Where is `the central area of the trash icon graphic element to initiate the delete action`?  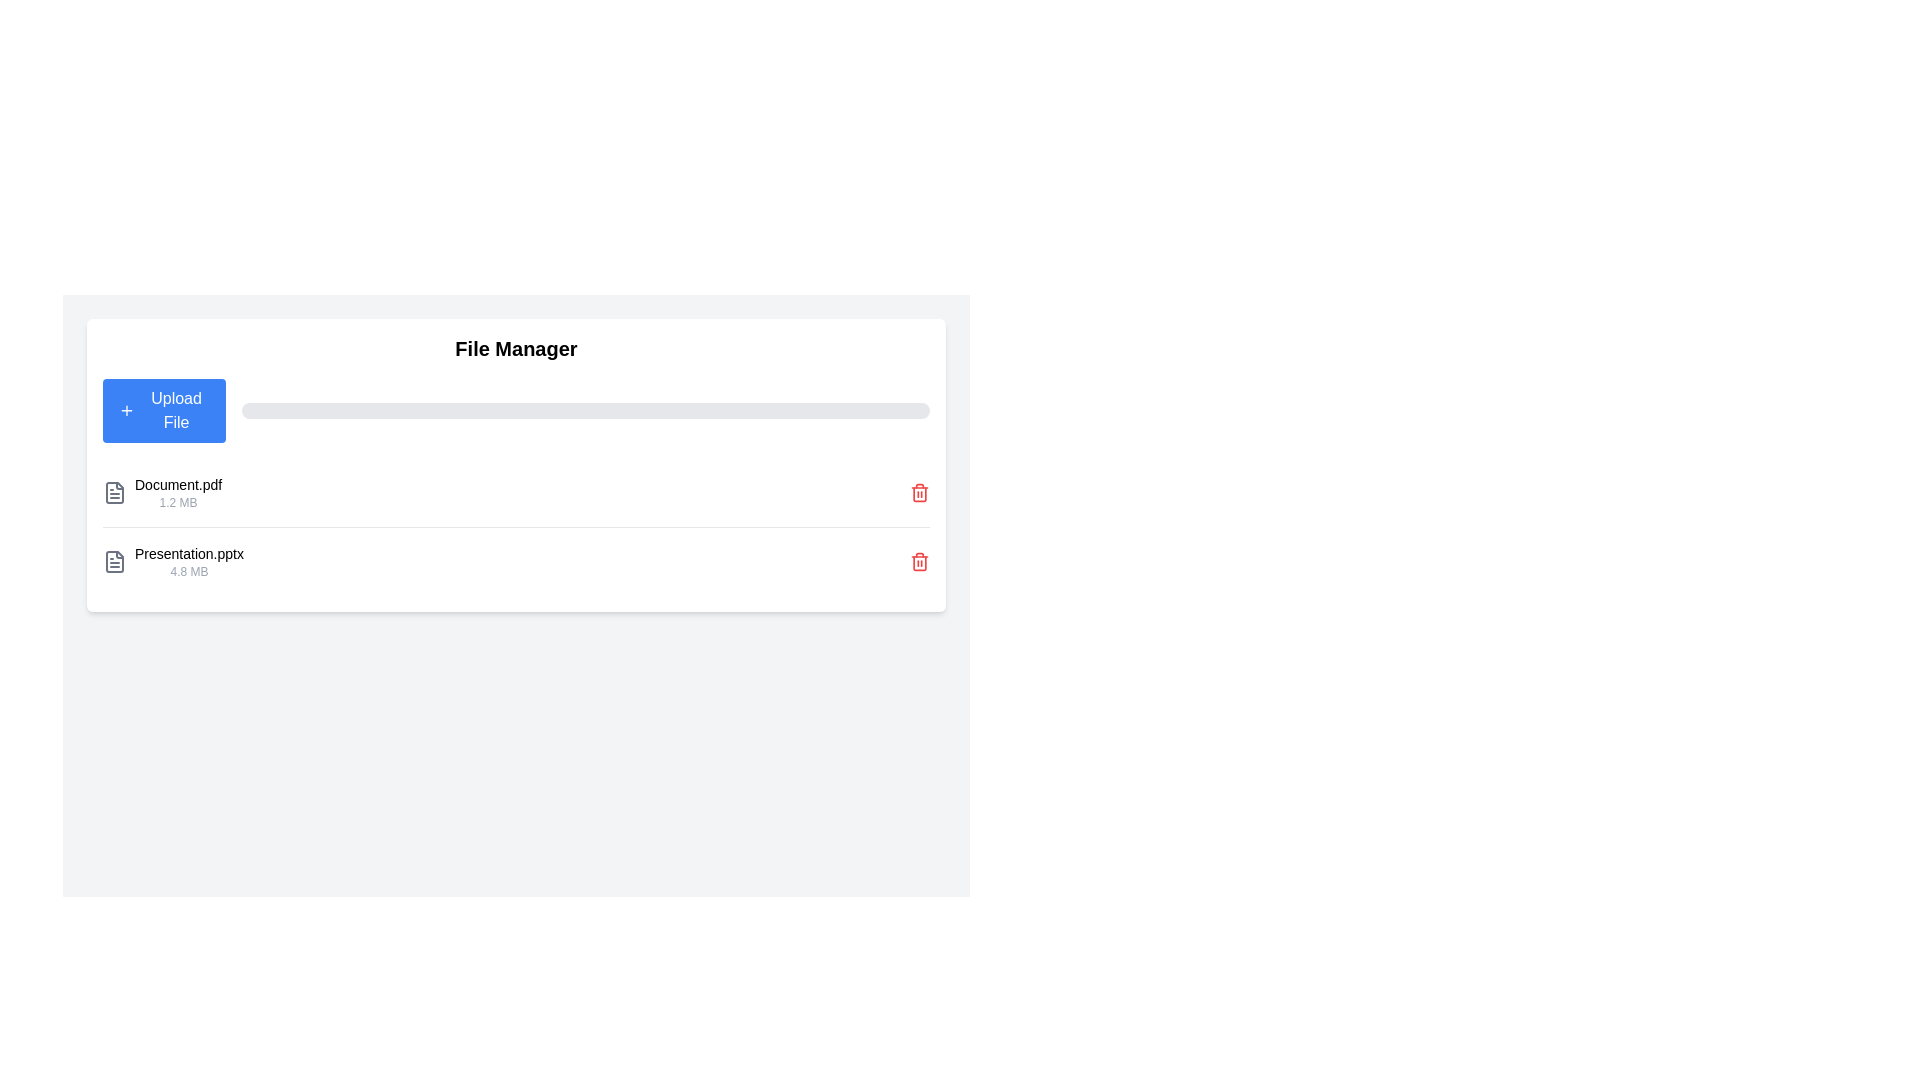 the central area of the trash icon graphic element to initiate the delete action is located at coordinates (919, 493).